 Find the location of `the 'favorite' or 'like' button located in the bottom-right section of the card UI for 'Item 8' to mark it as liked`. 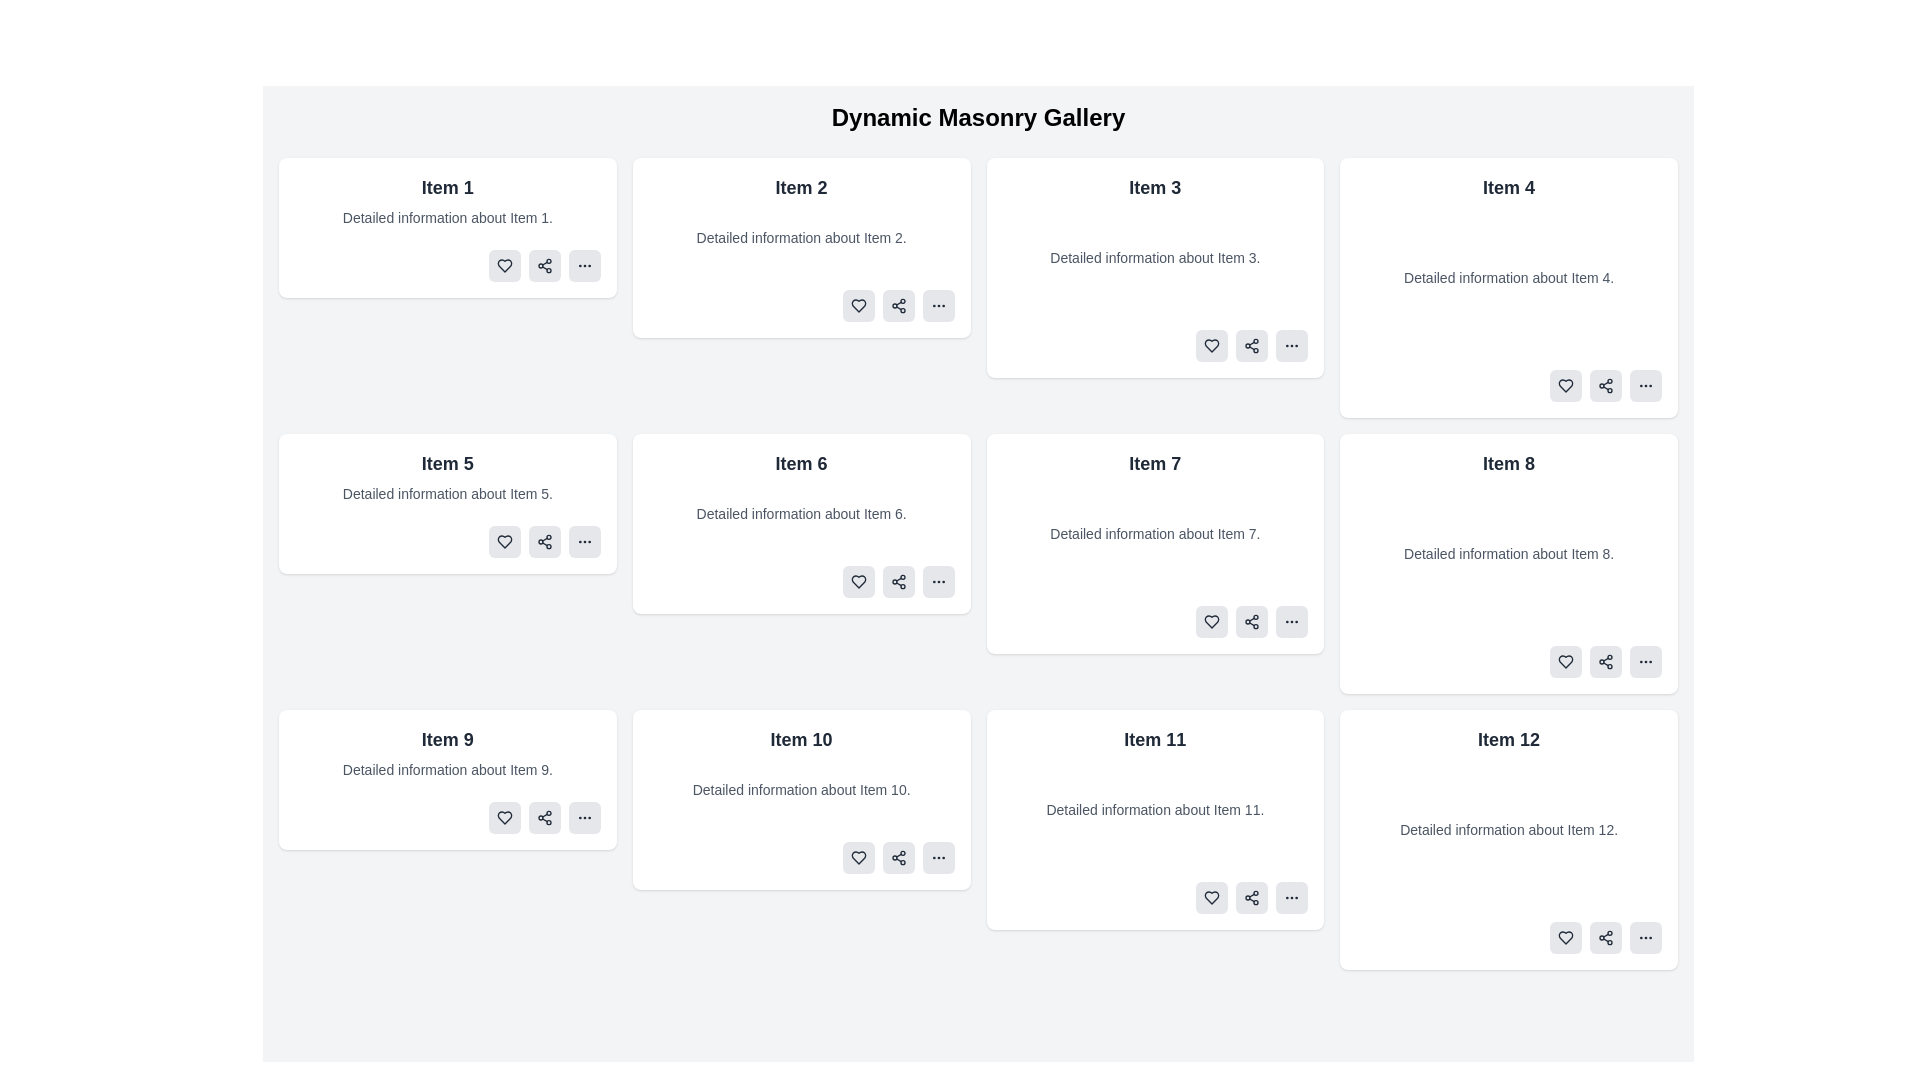

the 'favorite' or 'like' button located in the bottom-right section of the card UI for 'Item 8' to mark it as liked is located at coordinates (1564, 662).